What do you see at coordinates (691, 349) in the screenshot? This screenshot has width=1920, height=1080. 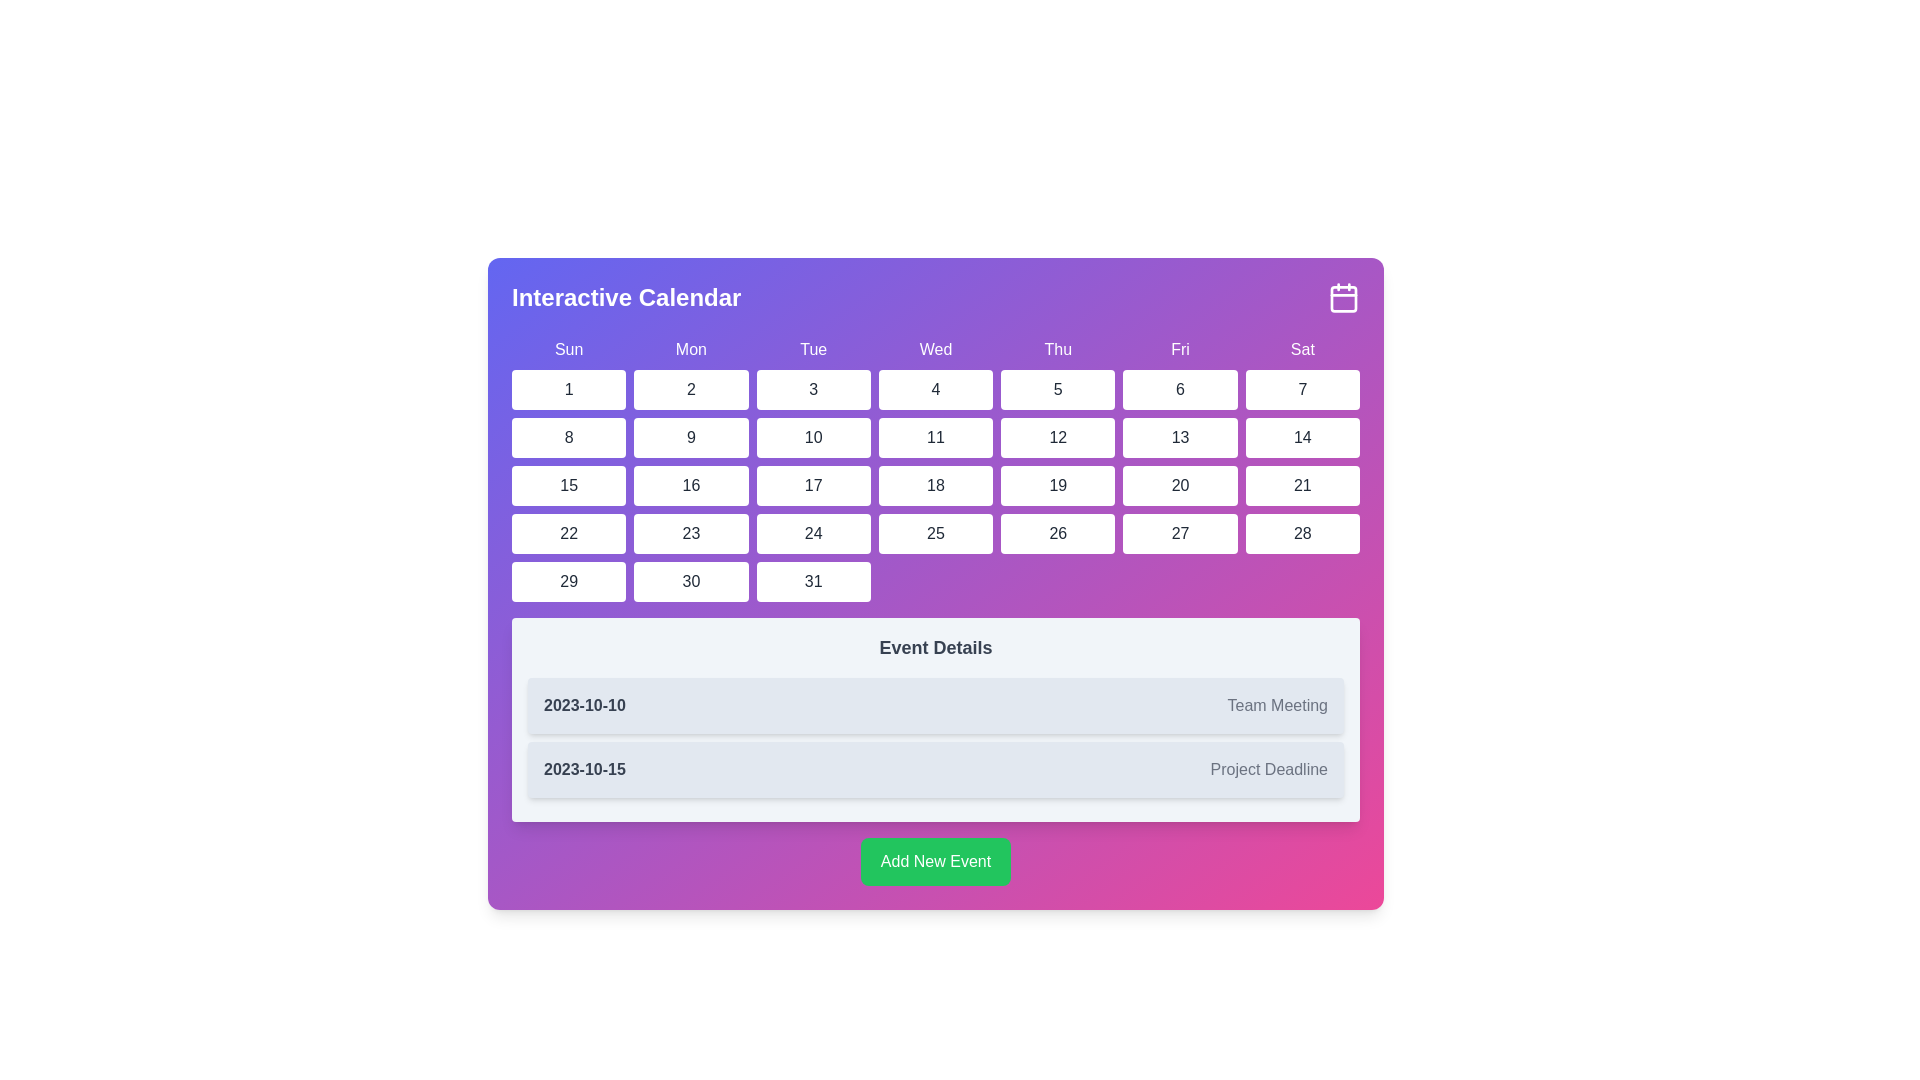 I see `the text label displaying 'Mon' in white font against a purple gradient background, which is the second item in the row of days of the week in the calendar interface` at bounding box center [691, 349].